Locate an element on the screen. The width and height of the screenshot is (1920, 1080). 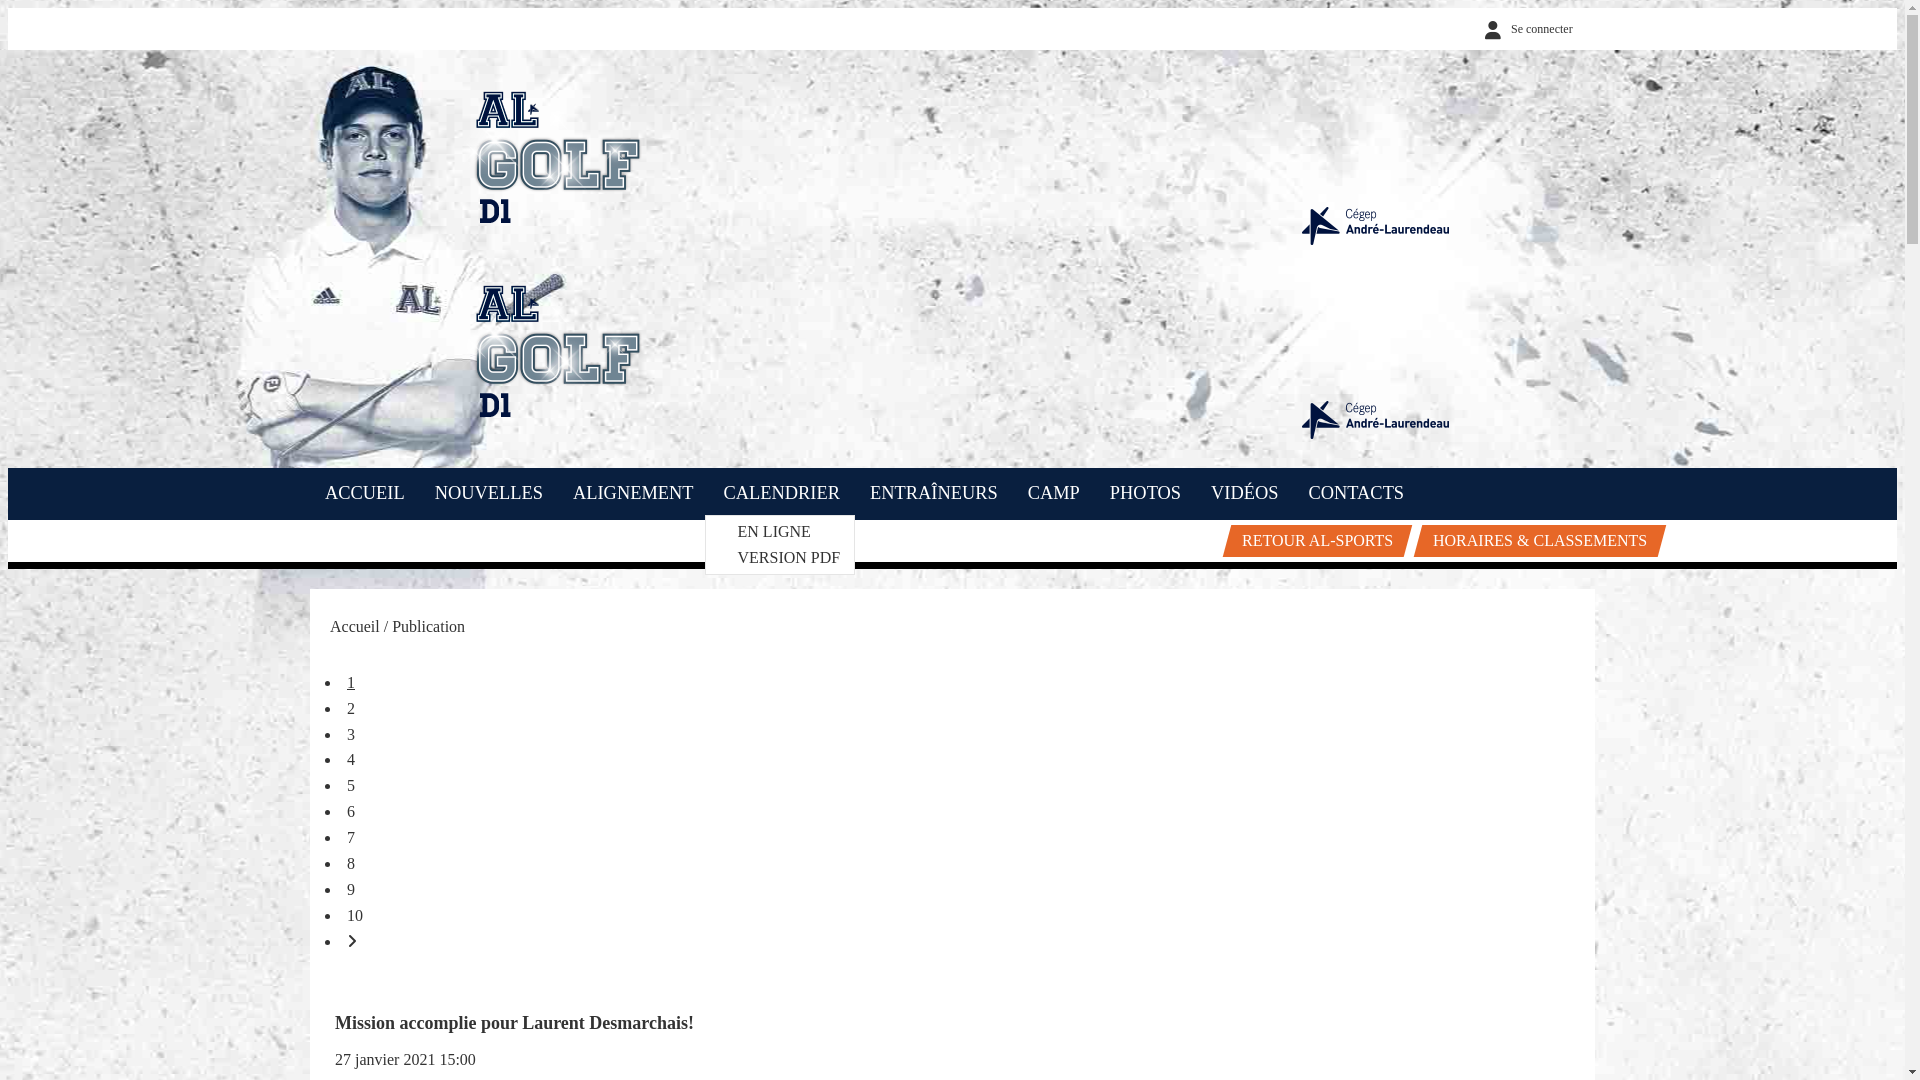
'8' is located at coordinates (350, 862).